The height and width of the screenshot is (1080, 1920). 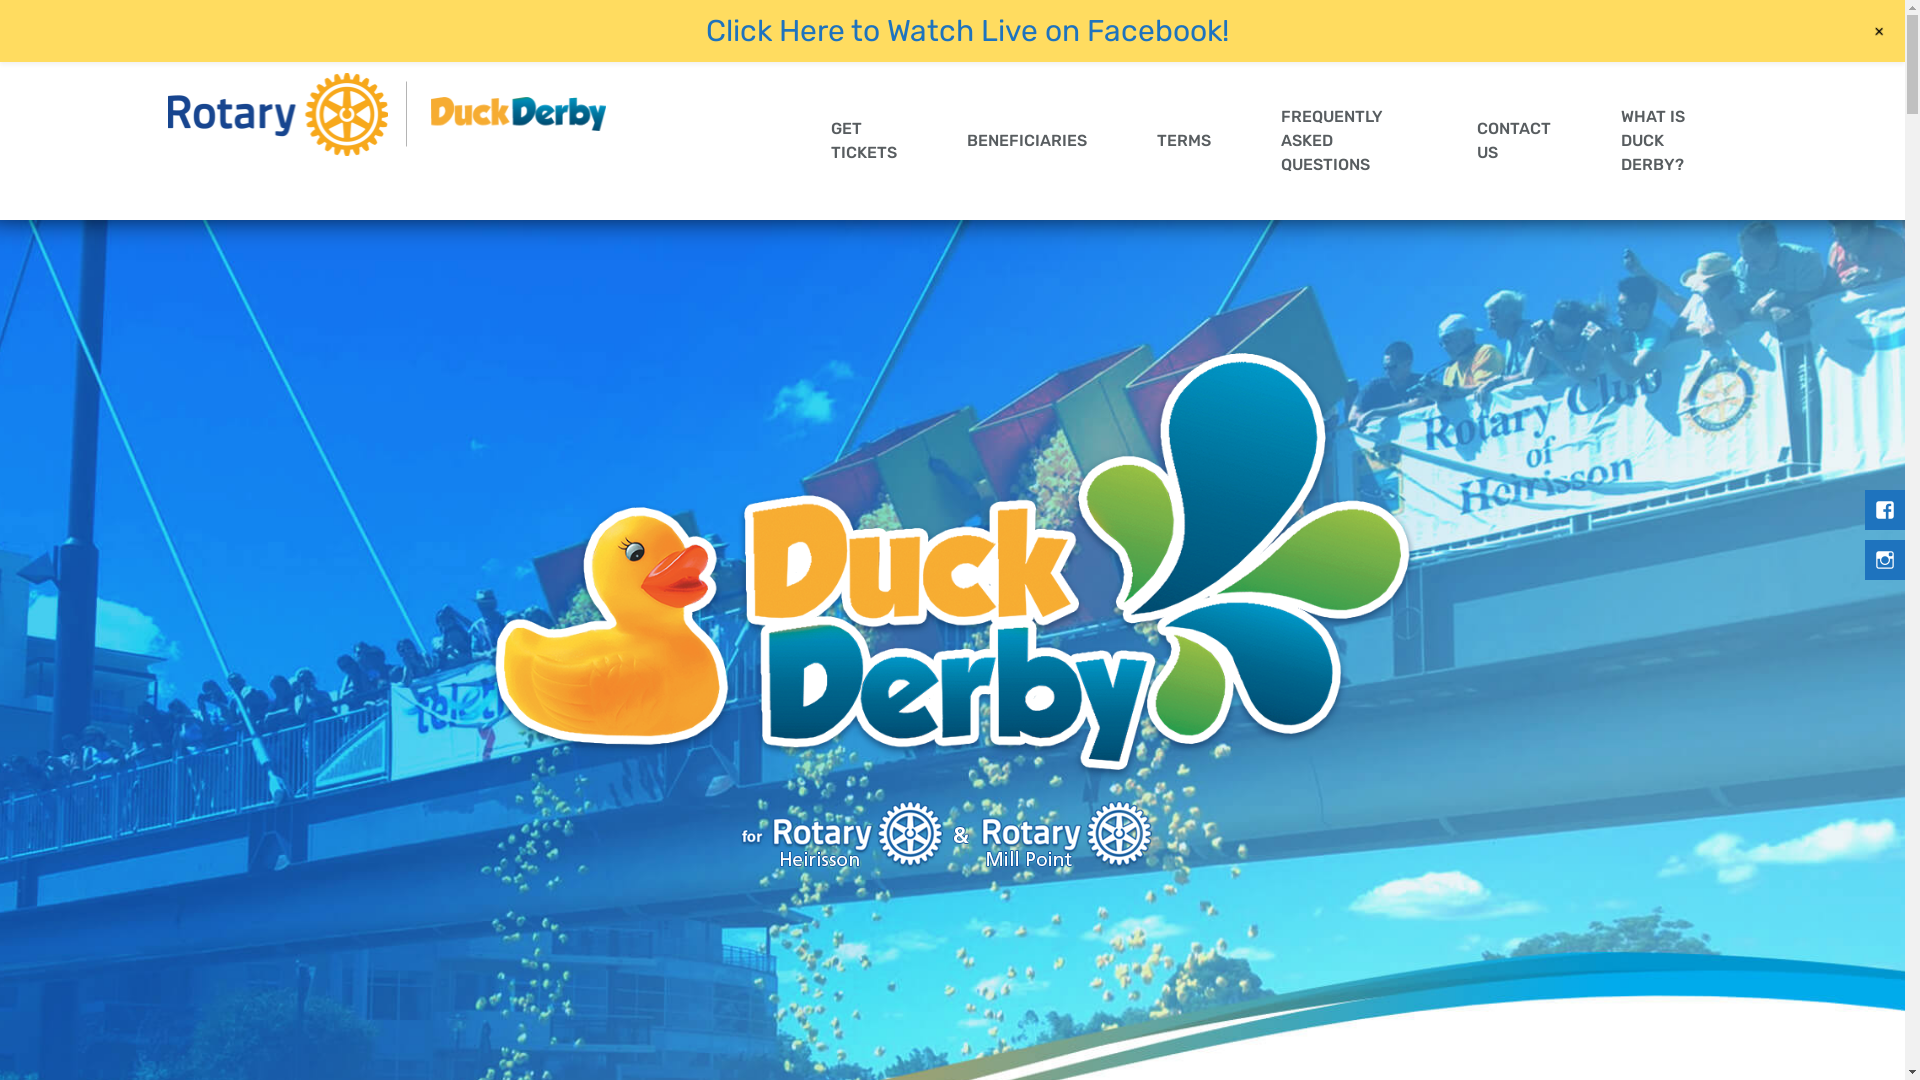 I want to click on 'Click Here to Watch Live on Facebook!', so click(x=967, y=30).